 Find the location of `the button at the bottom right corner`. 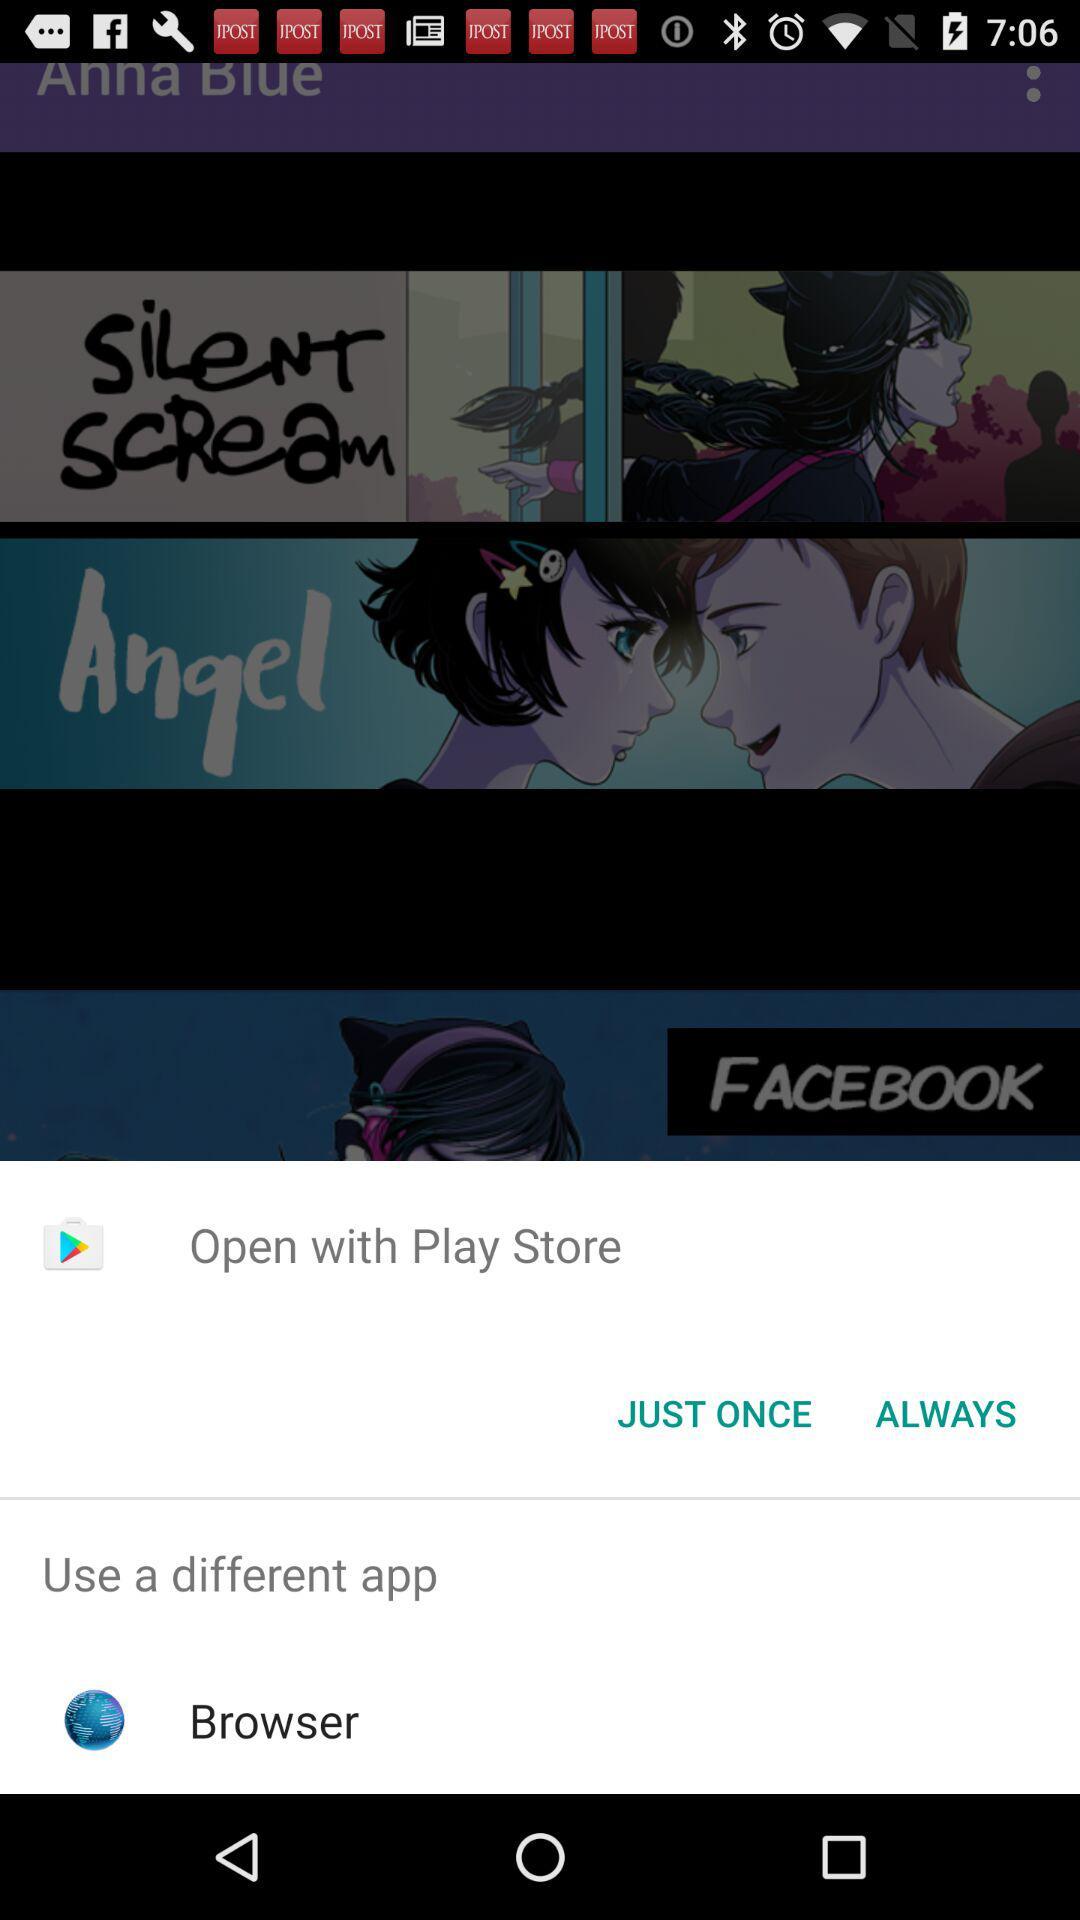

the button at the bottom right corner is located at coordinates (945, 1411).